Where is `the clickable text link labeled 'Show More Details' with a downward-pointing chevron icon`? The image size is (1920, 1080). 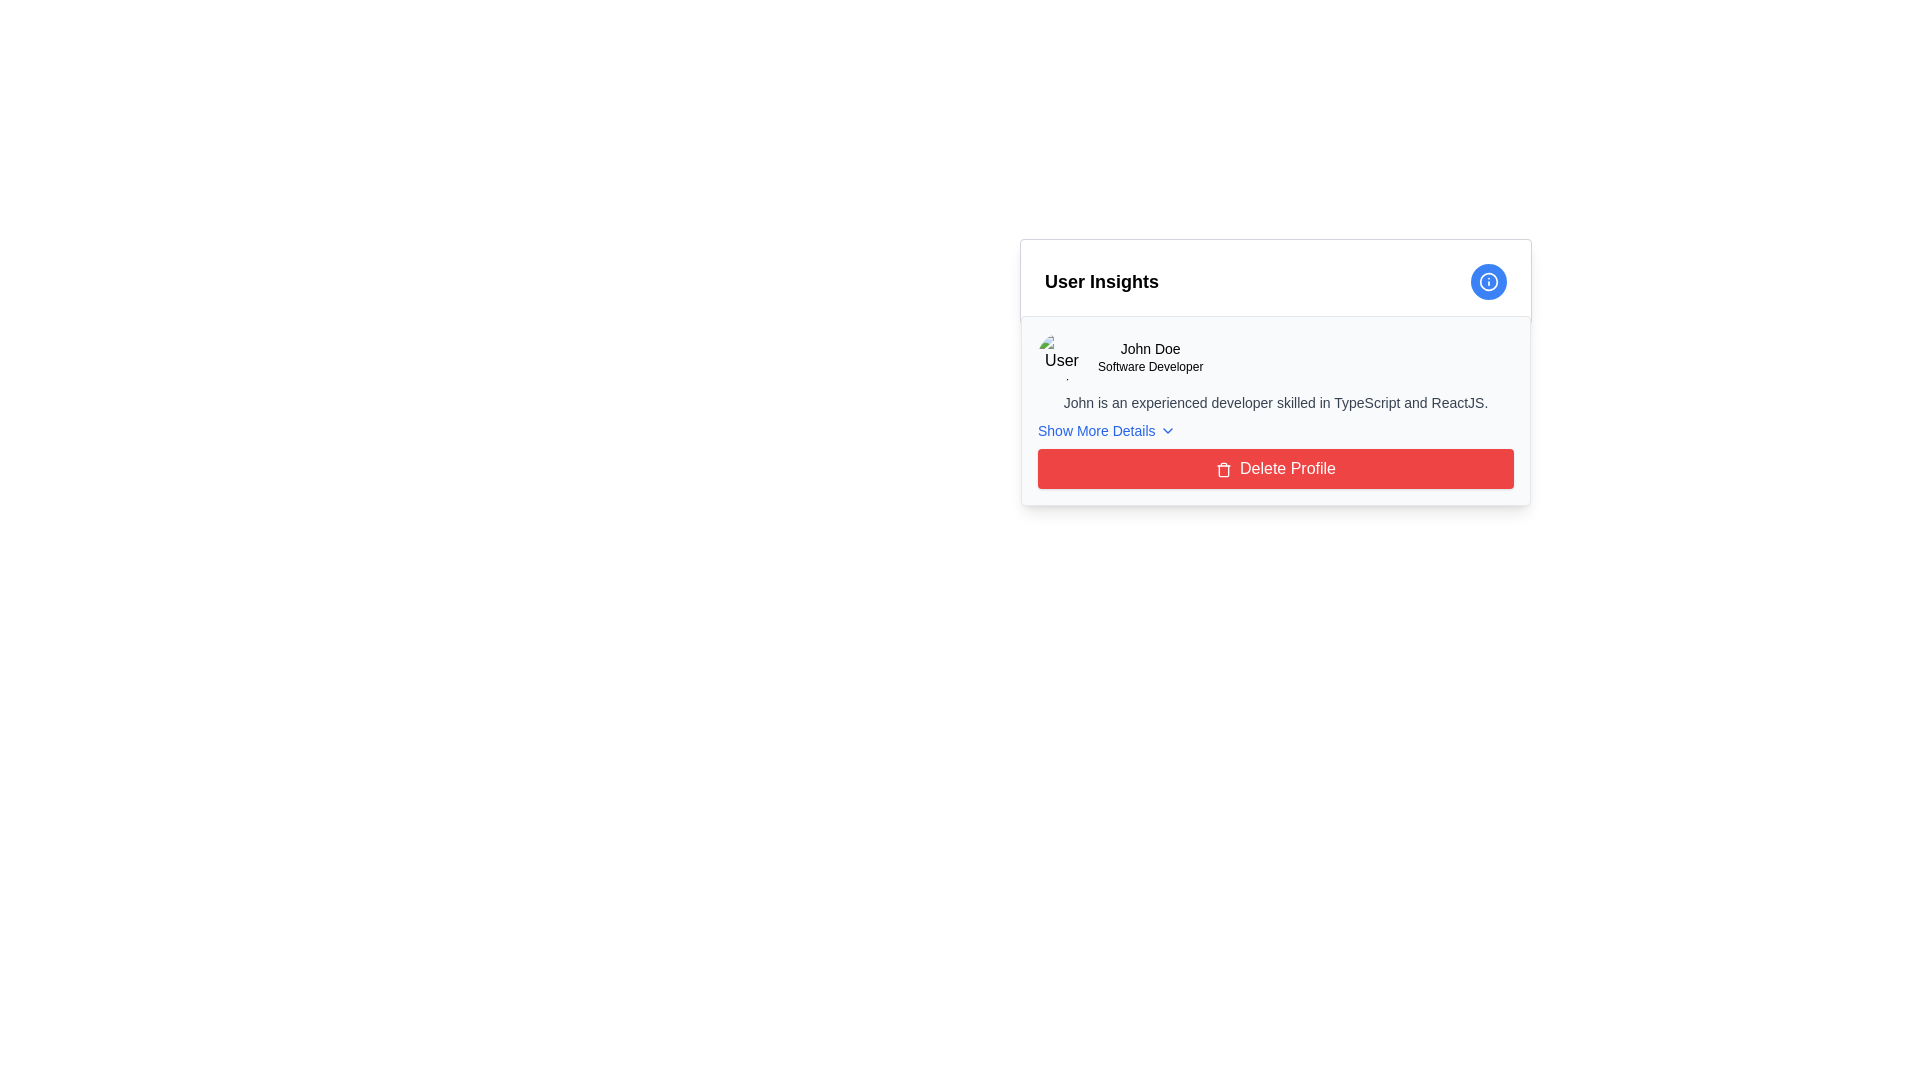
the clickable text link labeled 'Show More Details' with a downward-pointing chevron icon is located at coordinates (1105, 430).